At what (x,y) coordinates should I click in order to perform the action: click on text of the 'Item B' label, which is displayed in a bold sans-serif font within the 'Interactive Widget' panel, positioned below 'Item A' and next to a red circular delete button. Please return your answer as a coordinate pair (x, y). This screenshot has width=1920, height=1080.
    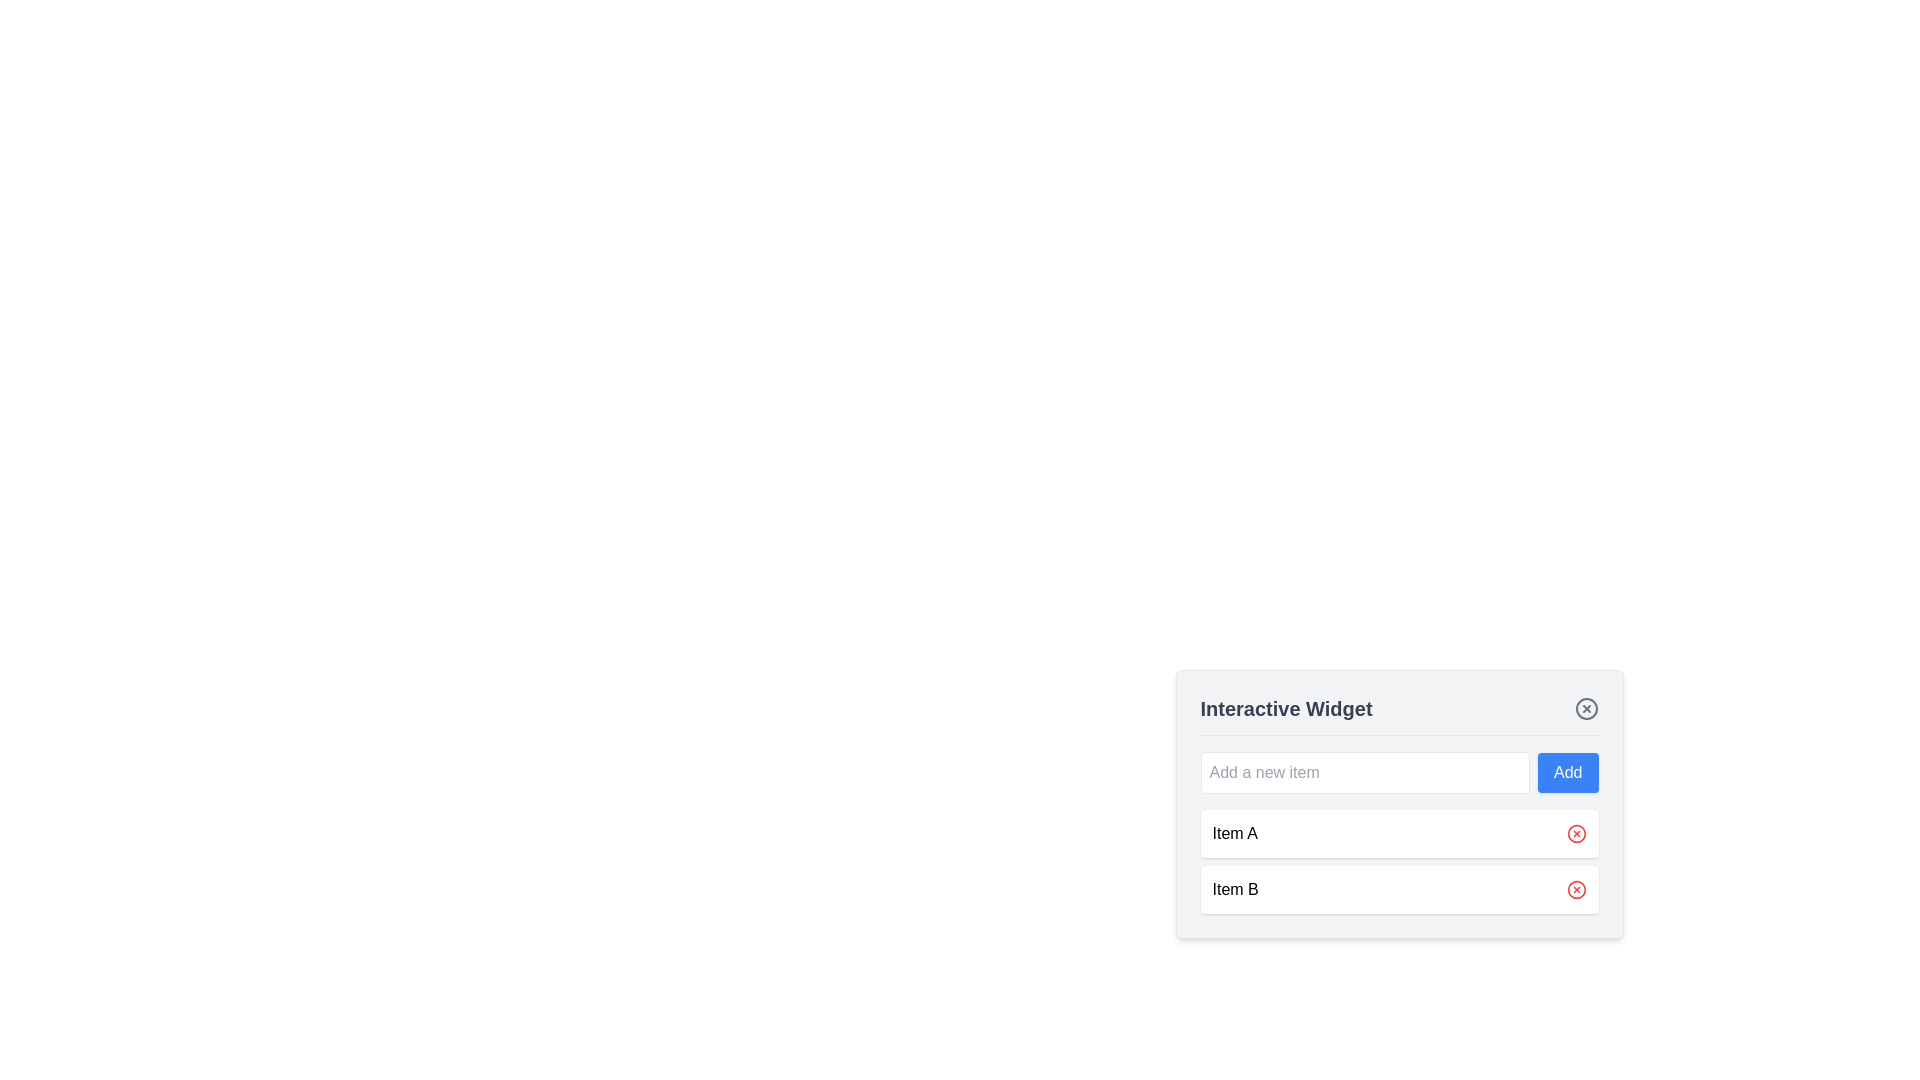
    Looking at the image, I should click on (1234, 889).